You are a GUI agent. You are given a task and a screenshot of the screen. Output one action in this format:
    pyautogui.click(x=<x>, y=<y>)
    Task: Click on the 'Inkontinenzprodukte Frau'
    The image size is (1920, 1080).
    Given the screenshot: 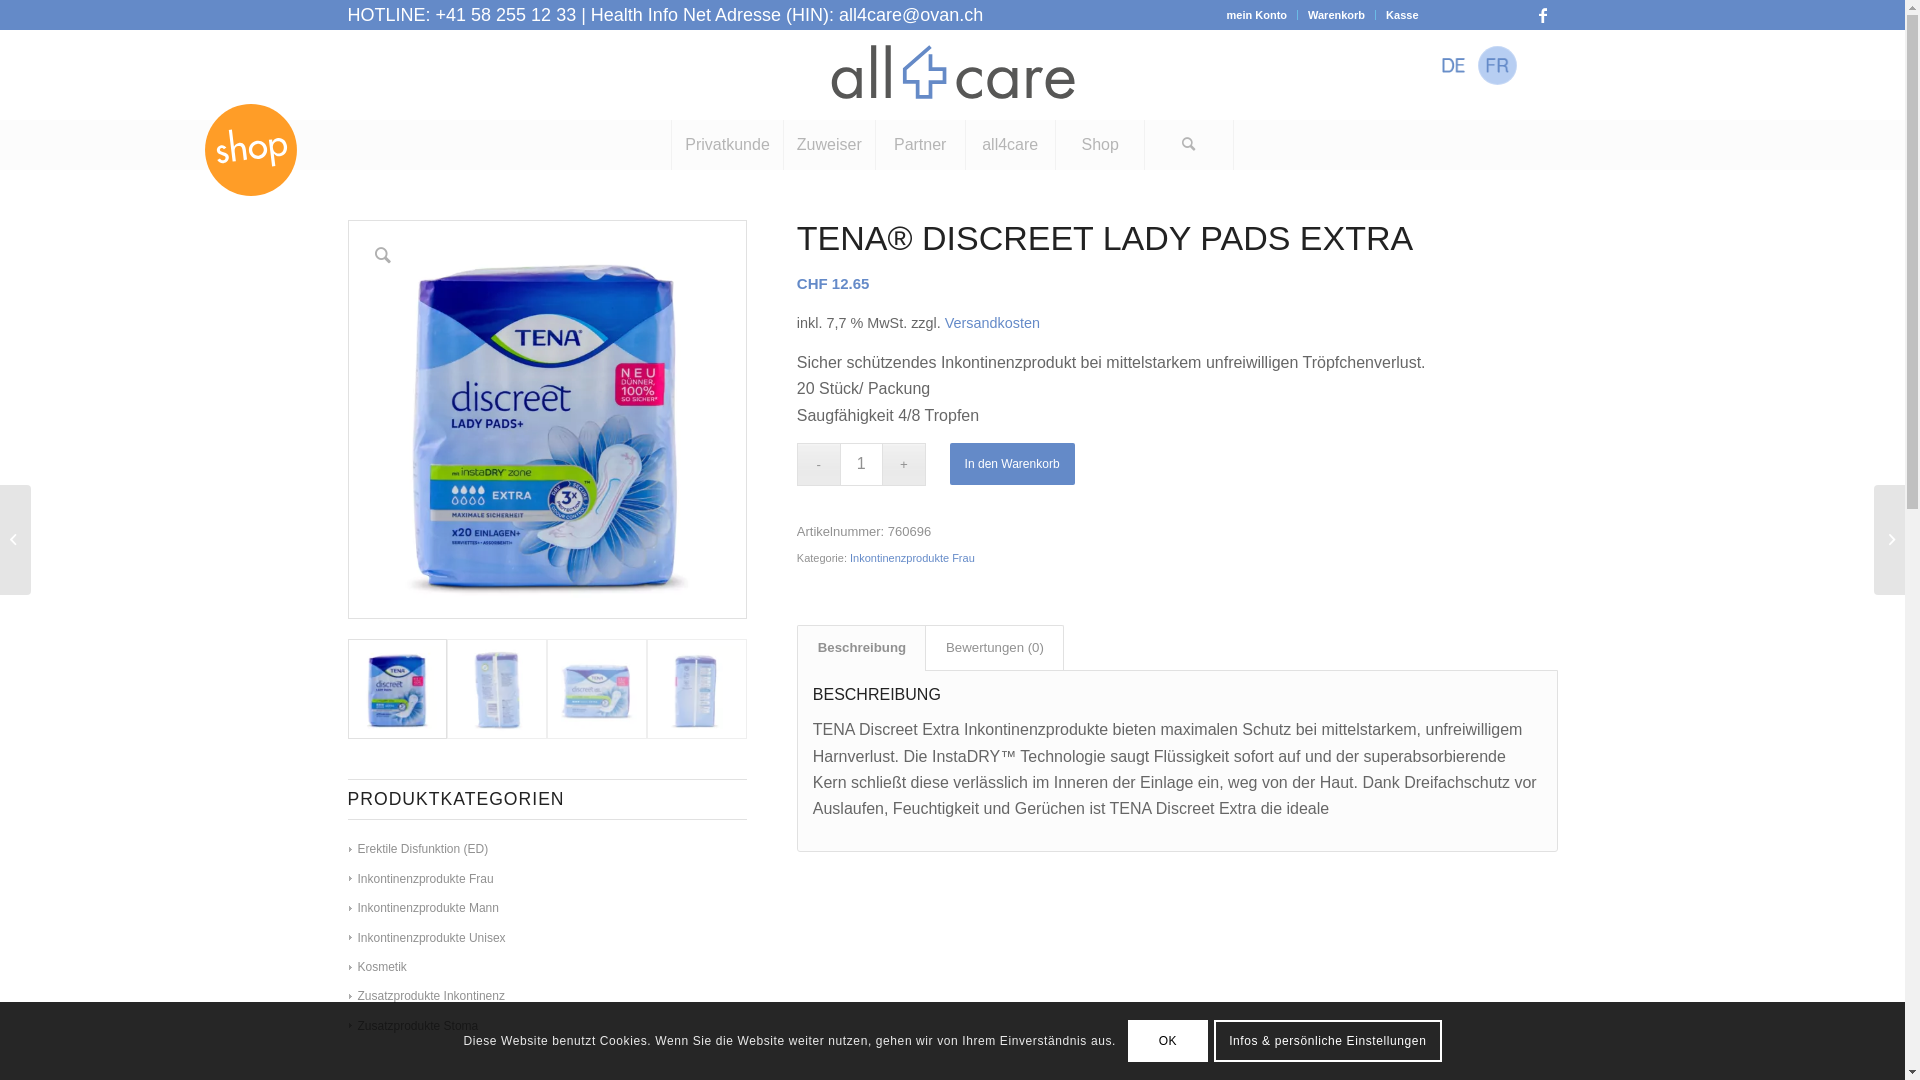 What is the action you would take?
    pyautogui.click(x=911, y=558)
    